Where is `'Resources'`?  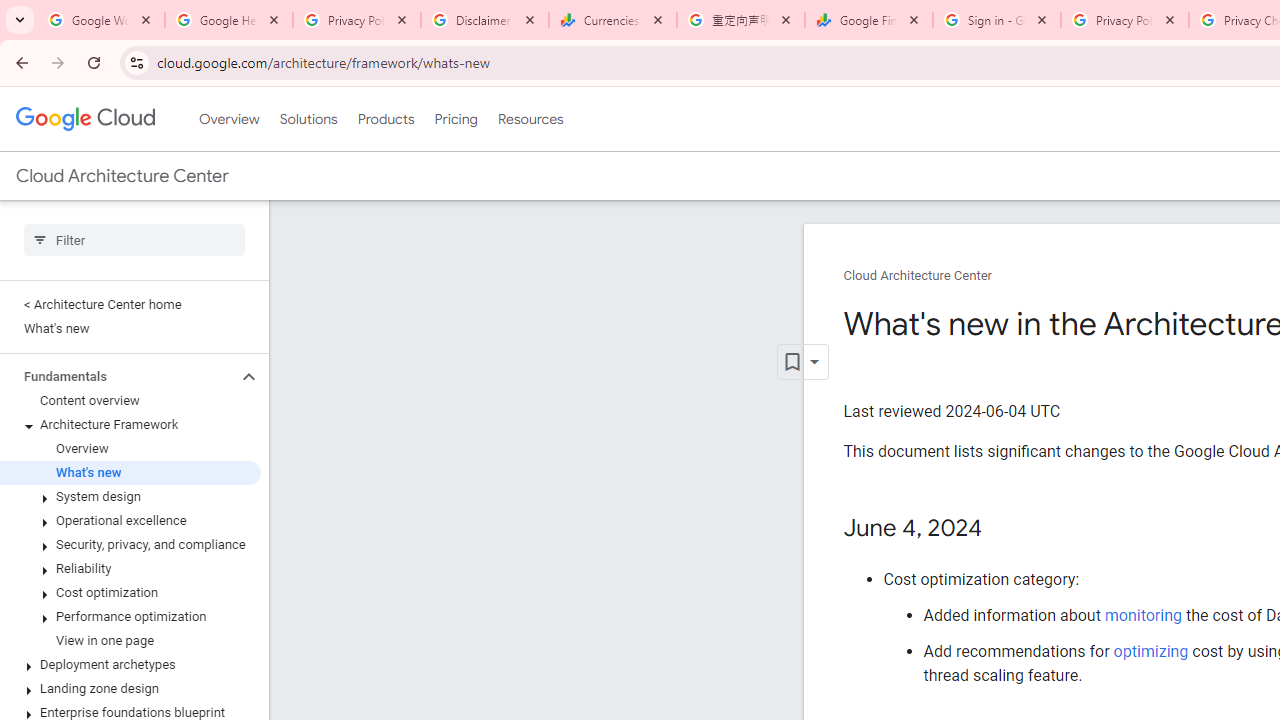
'Resources' is located at coordinates (530, 119).